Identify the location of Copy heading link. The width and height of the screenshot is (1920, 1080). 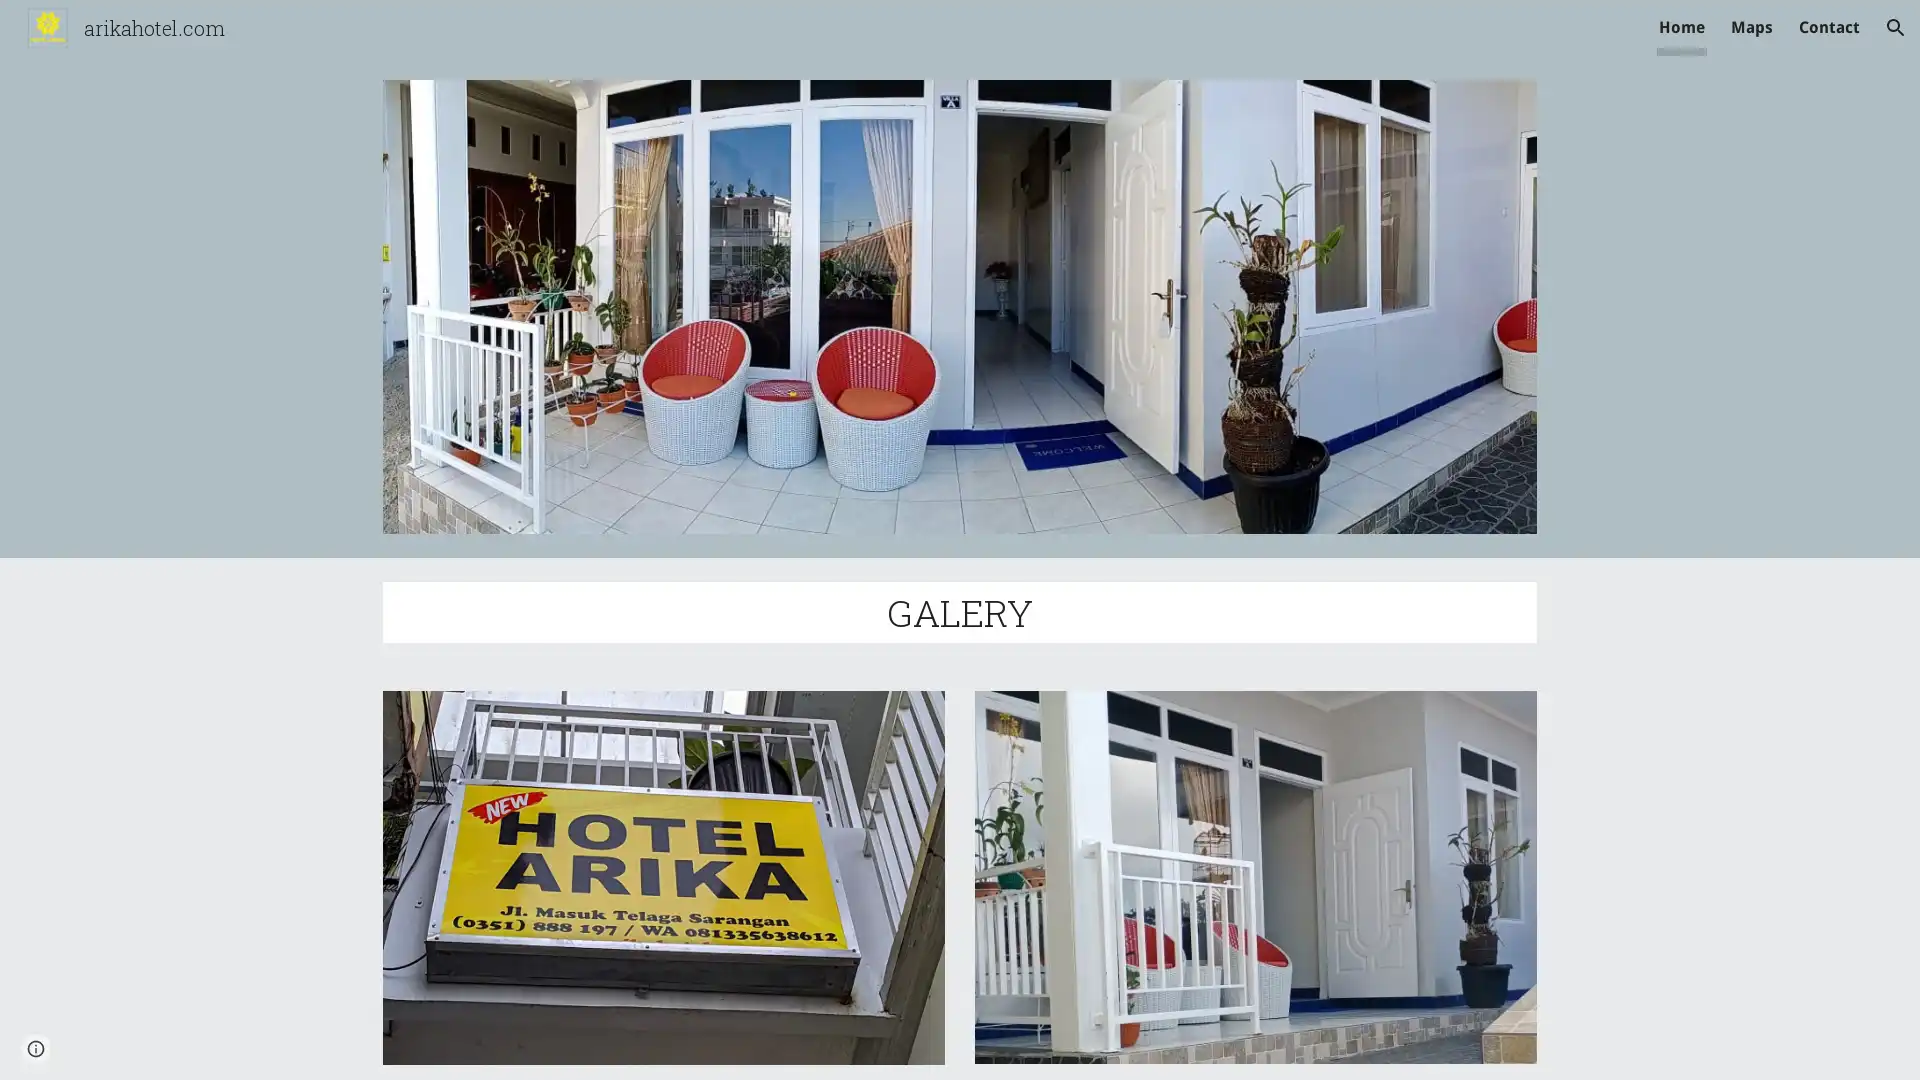
(1055, 611).